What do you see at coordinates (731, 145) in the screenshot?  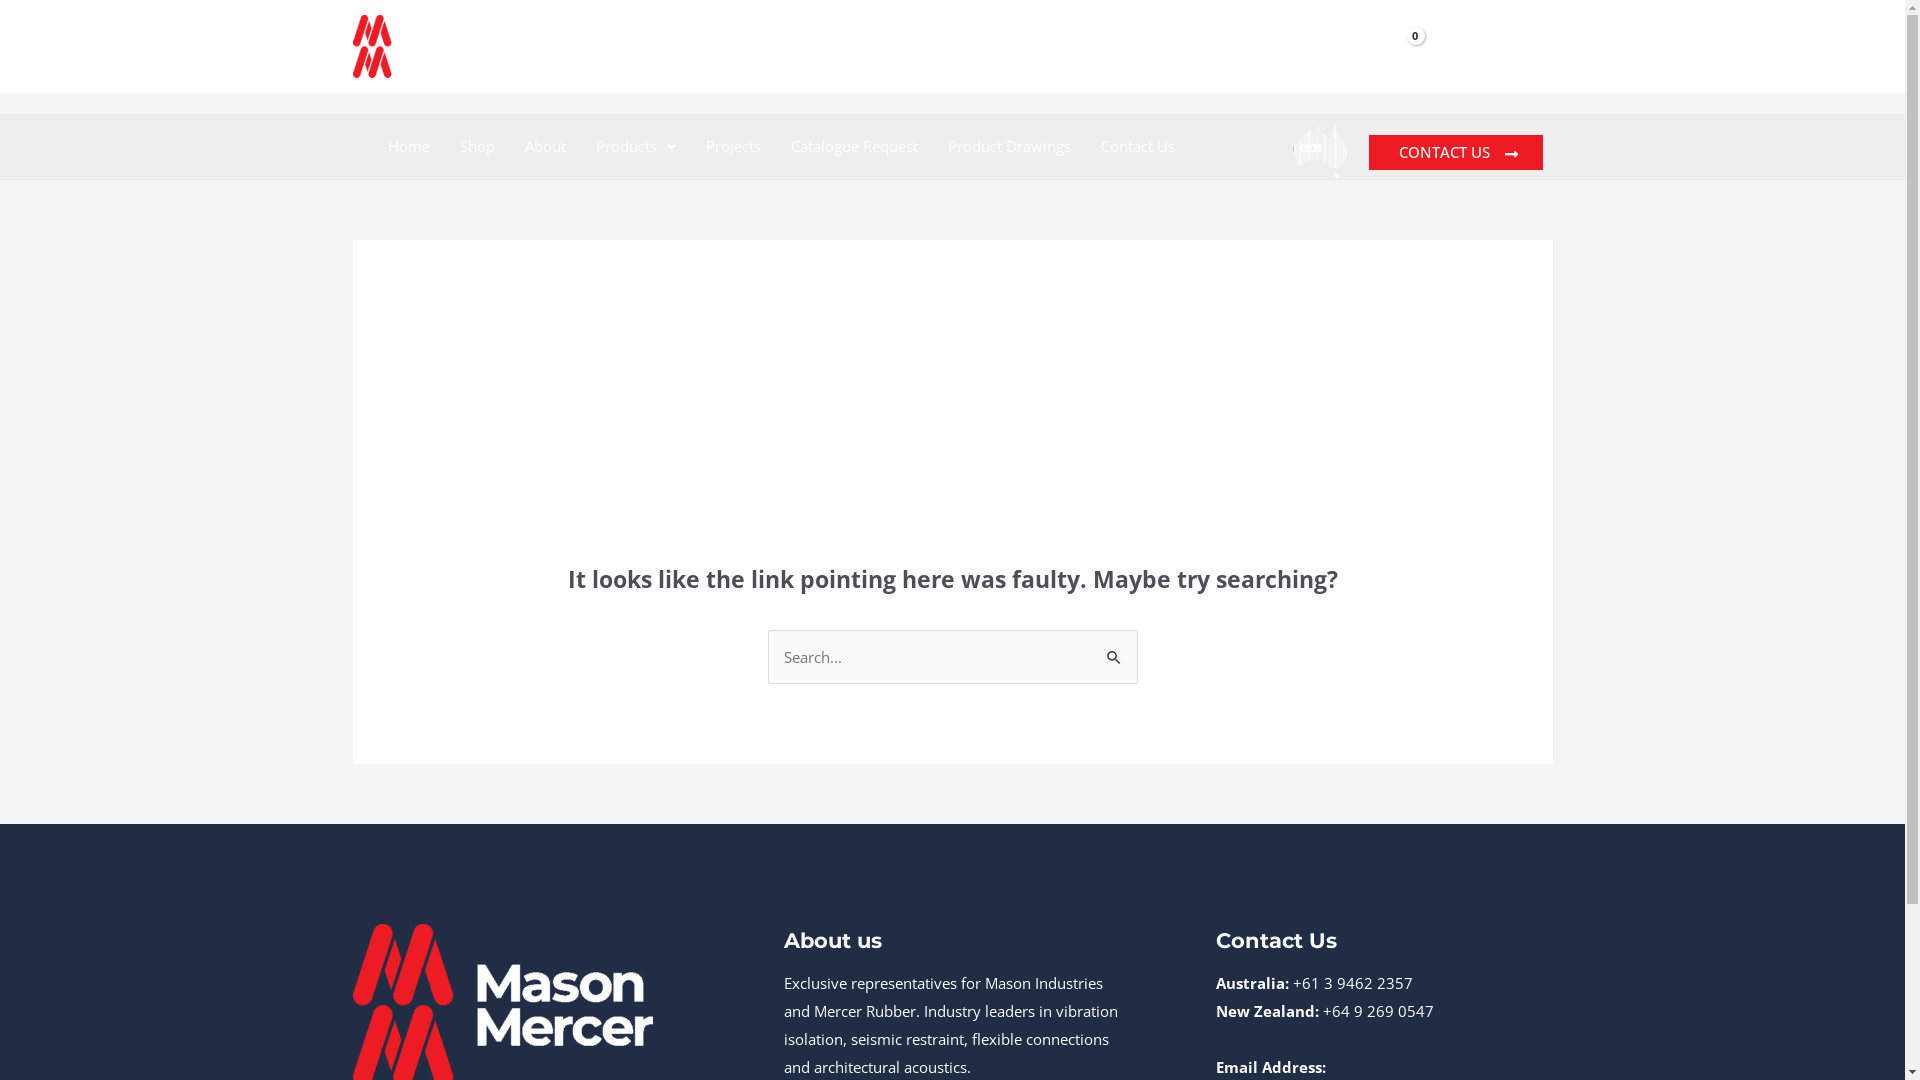 I see `'Projects'` at bounding box center [731, 145].